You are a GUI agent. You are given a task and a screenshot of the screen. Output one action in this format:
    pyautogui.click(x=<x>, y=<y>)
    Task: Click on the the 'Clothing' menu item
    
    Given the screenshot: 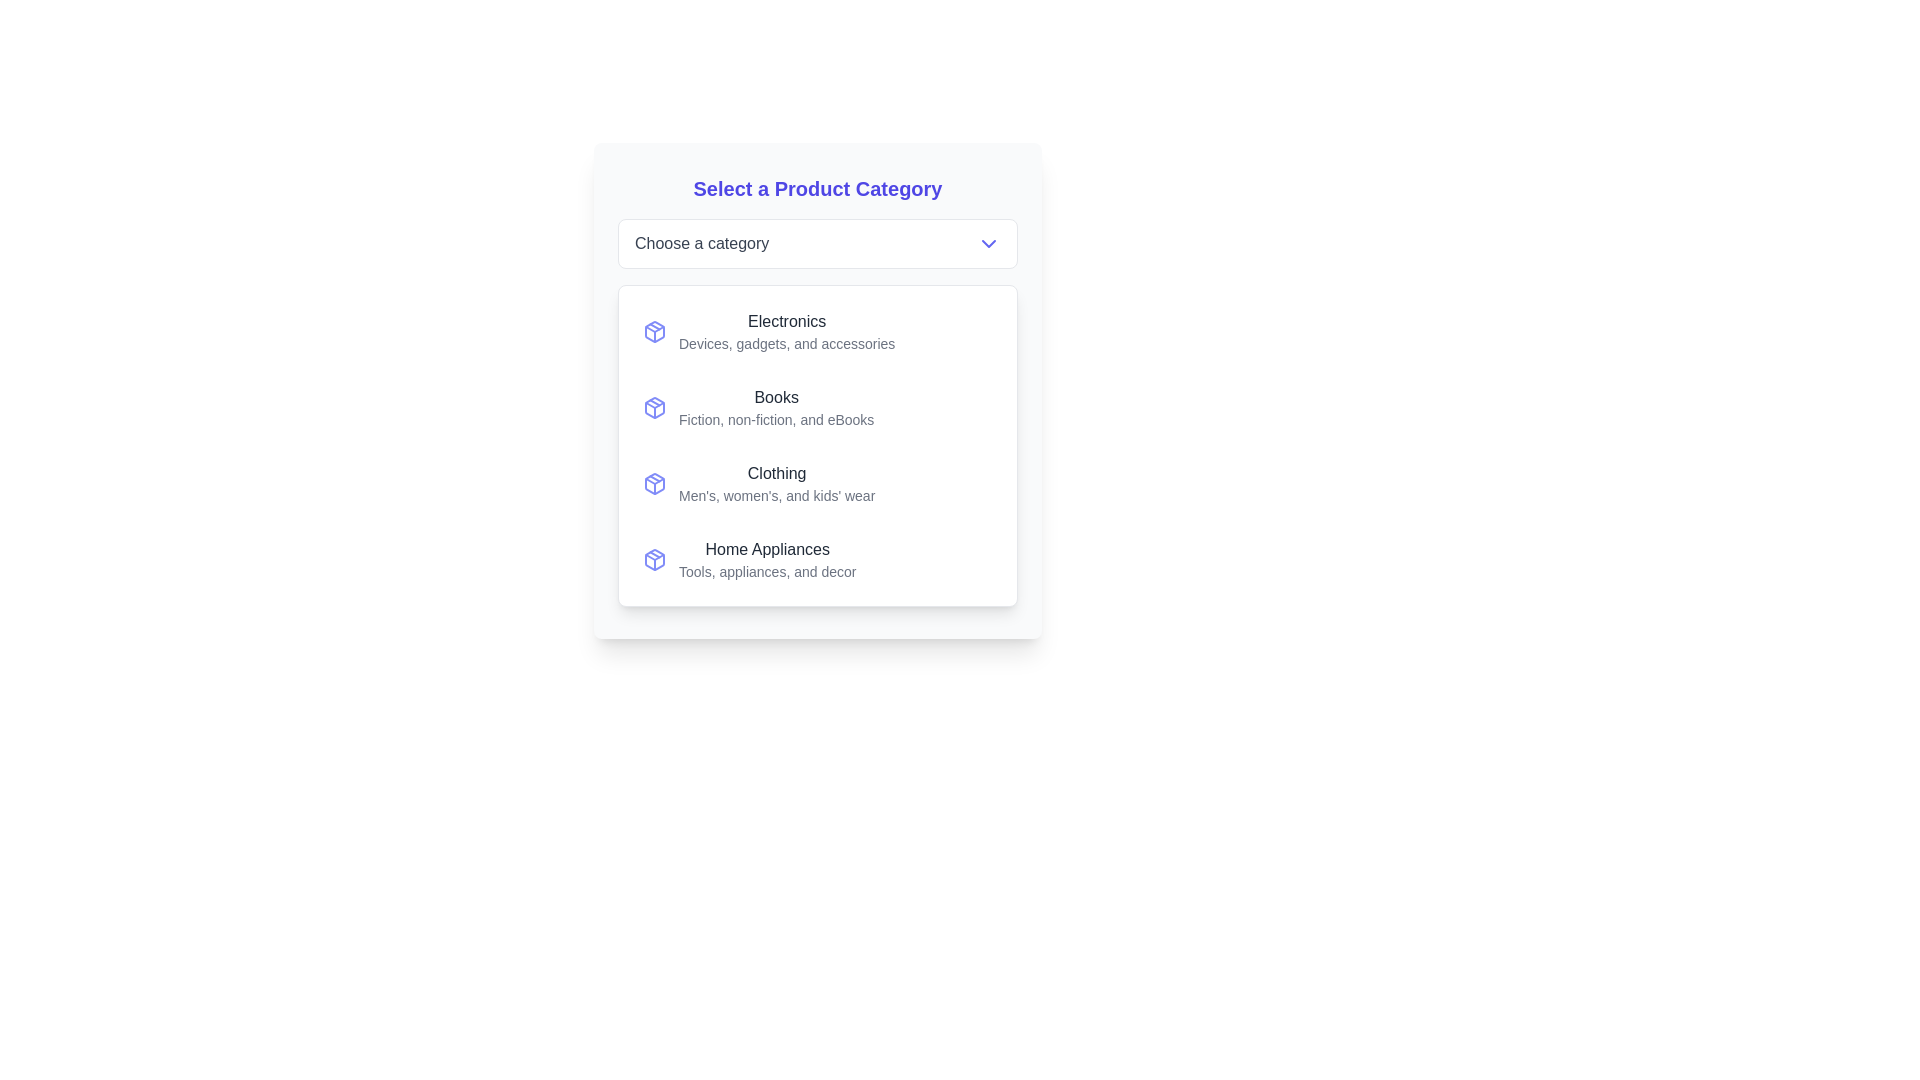 What is the action you would take?
    pyautogui.click(x=758, y=483)
    